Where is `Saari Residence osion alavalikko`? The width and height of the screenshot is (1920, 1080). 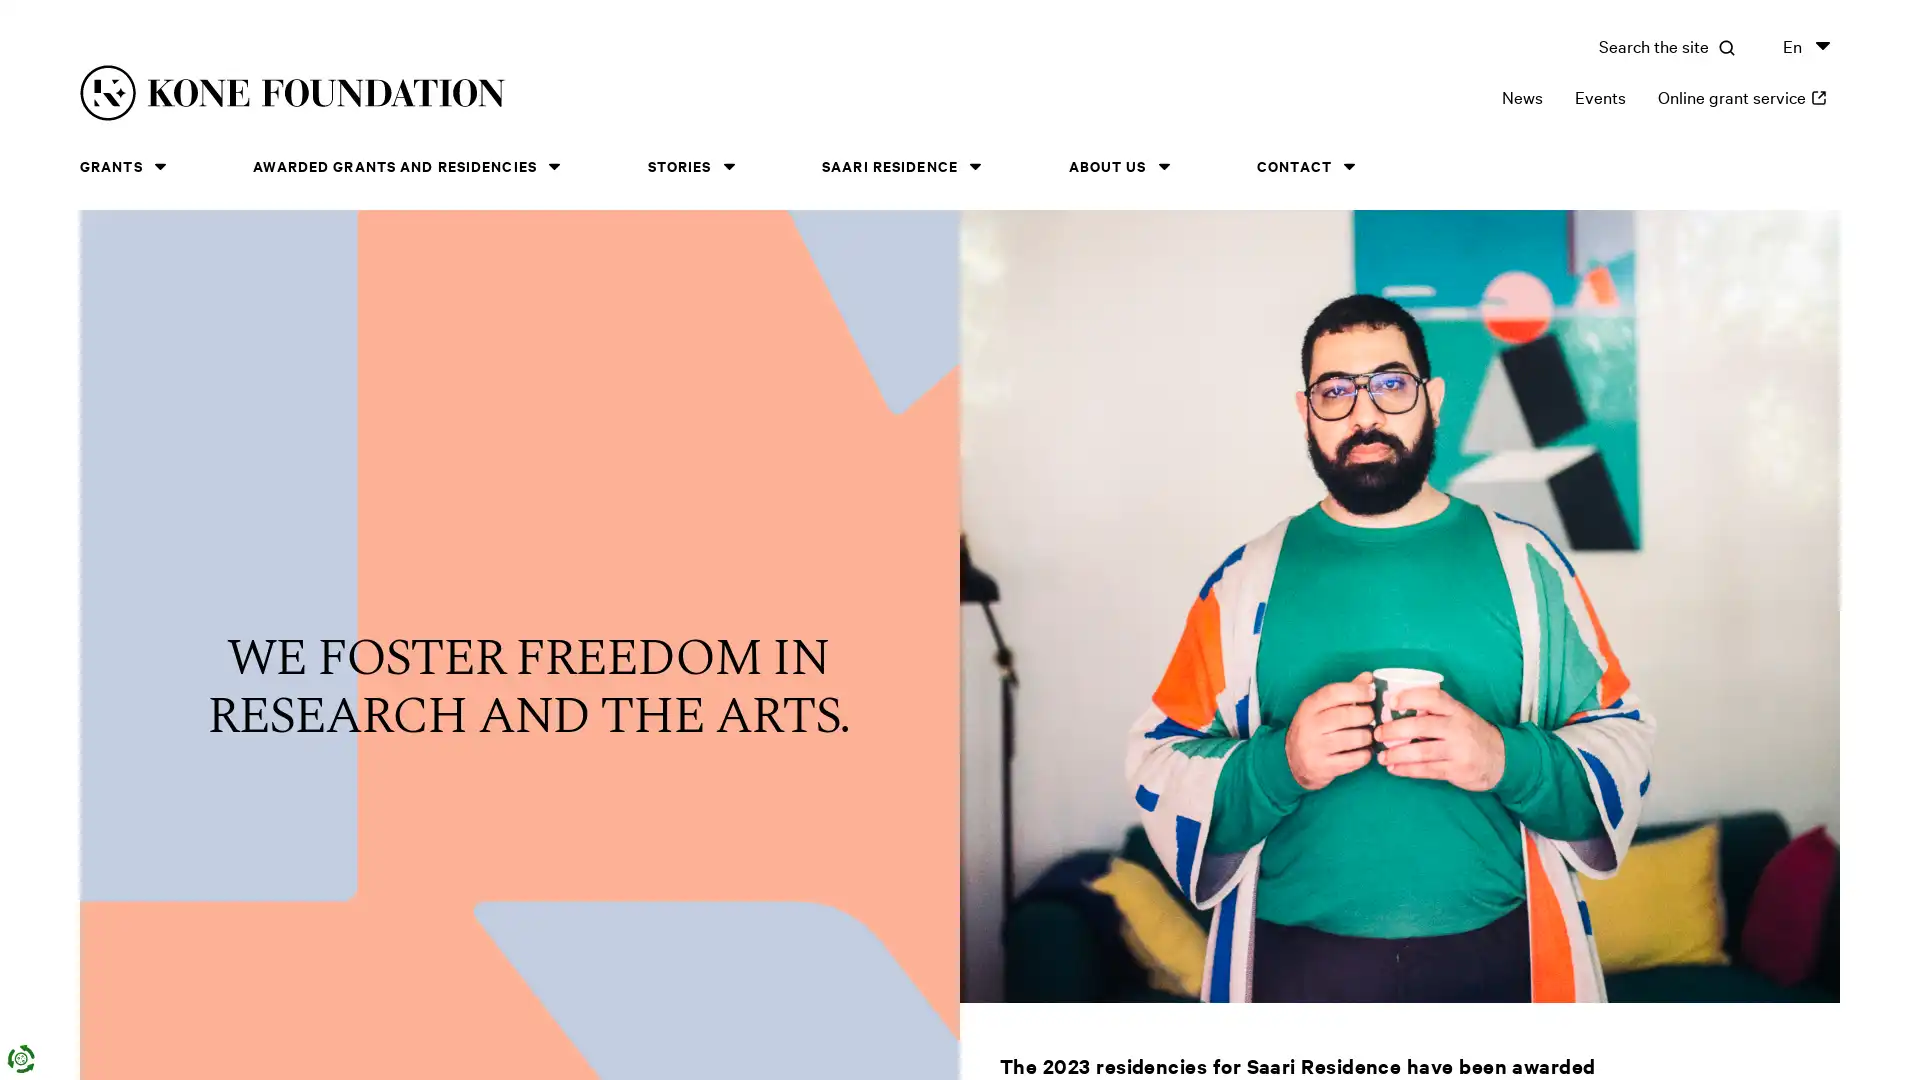 Saari Residence osion alavalikko is located at coordinates (974, 165).